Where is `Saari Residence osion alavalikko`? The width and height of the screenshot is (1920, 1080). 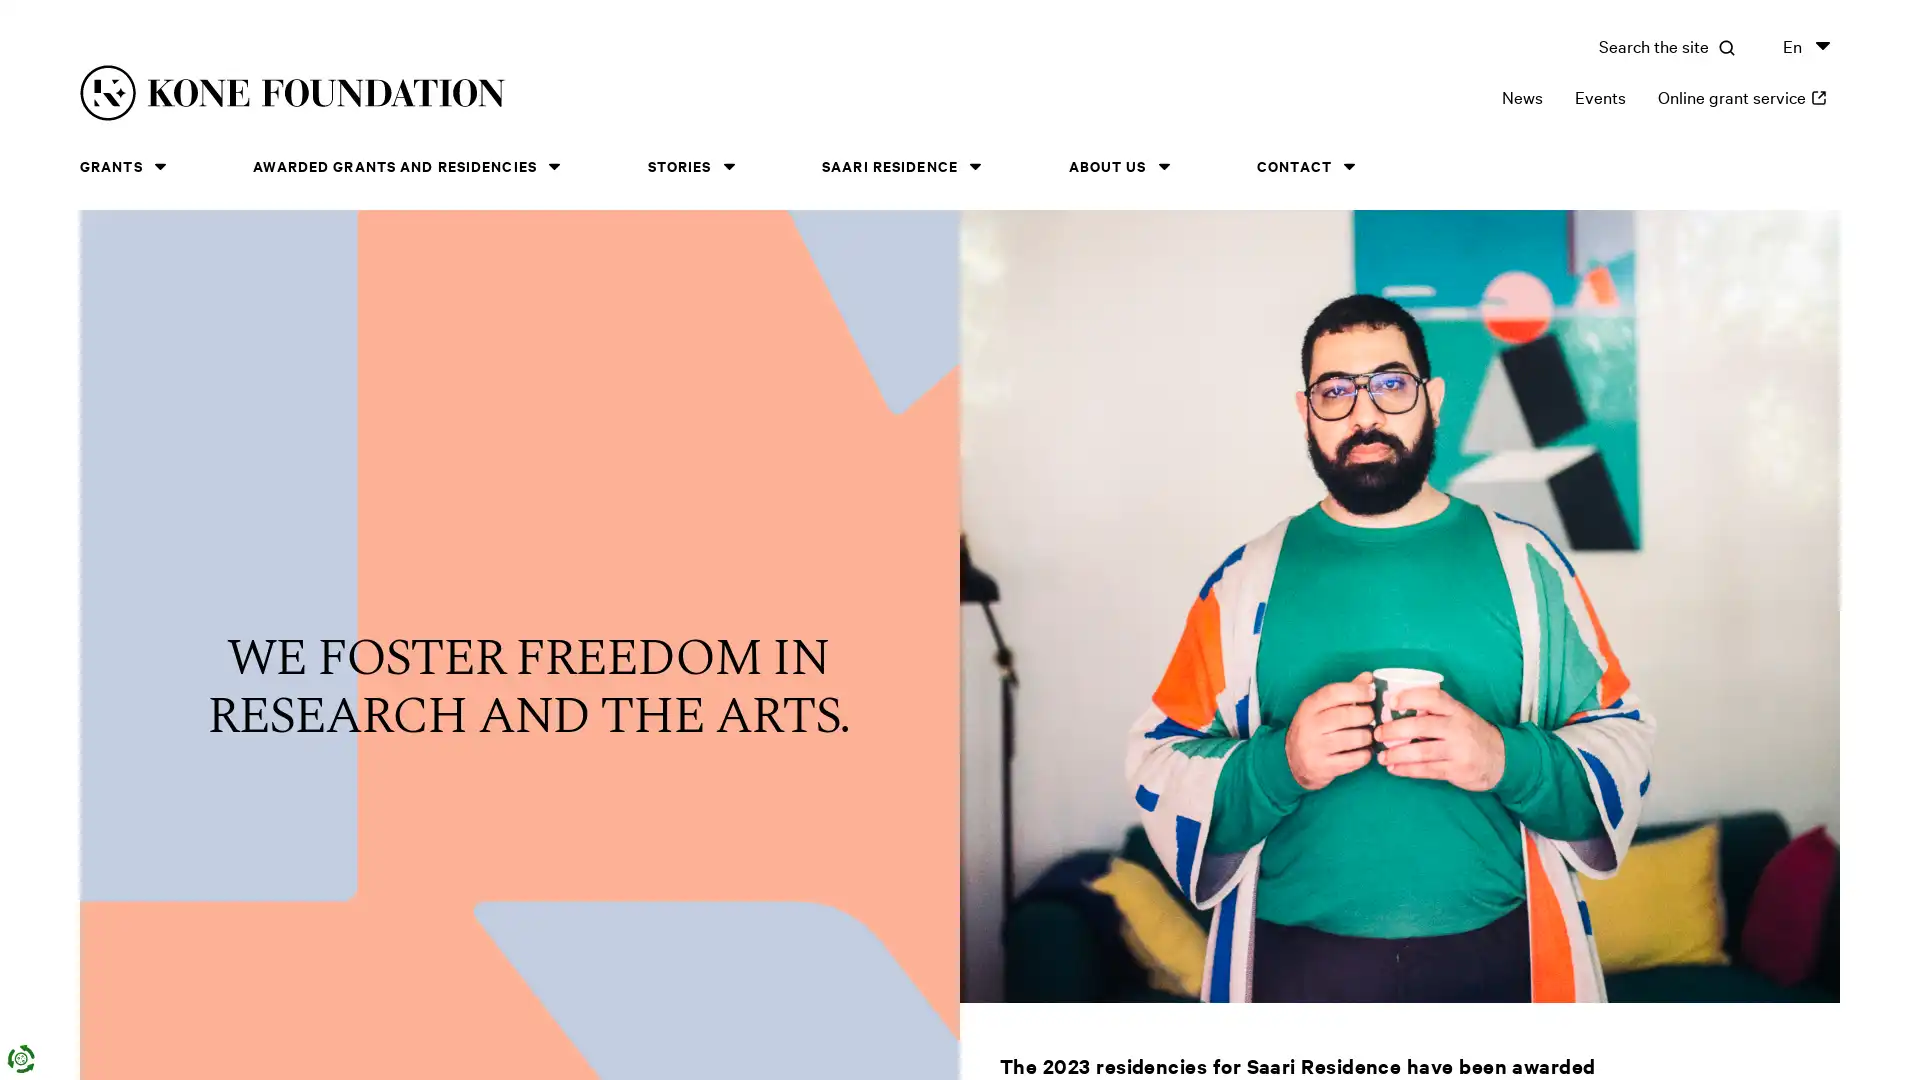 Saari Residence osion alavalikko is located at coordinates (974, 165).